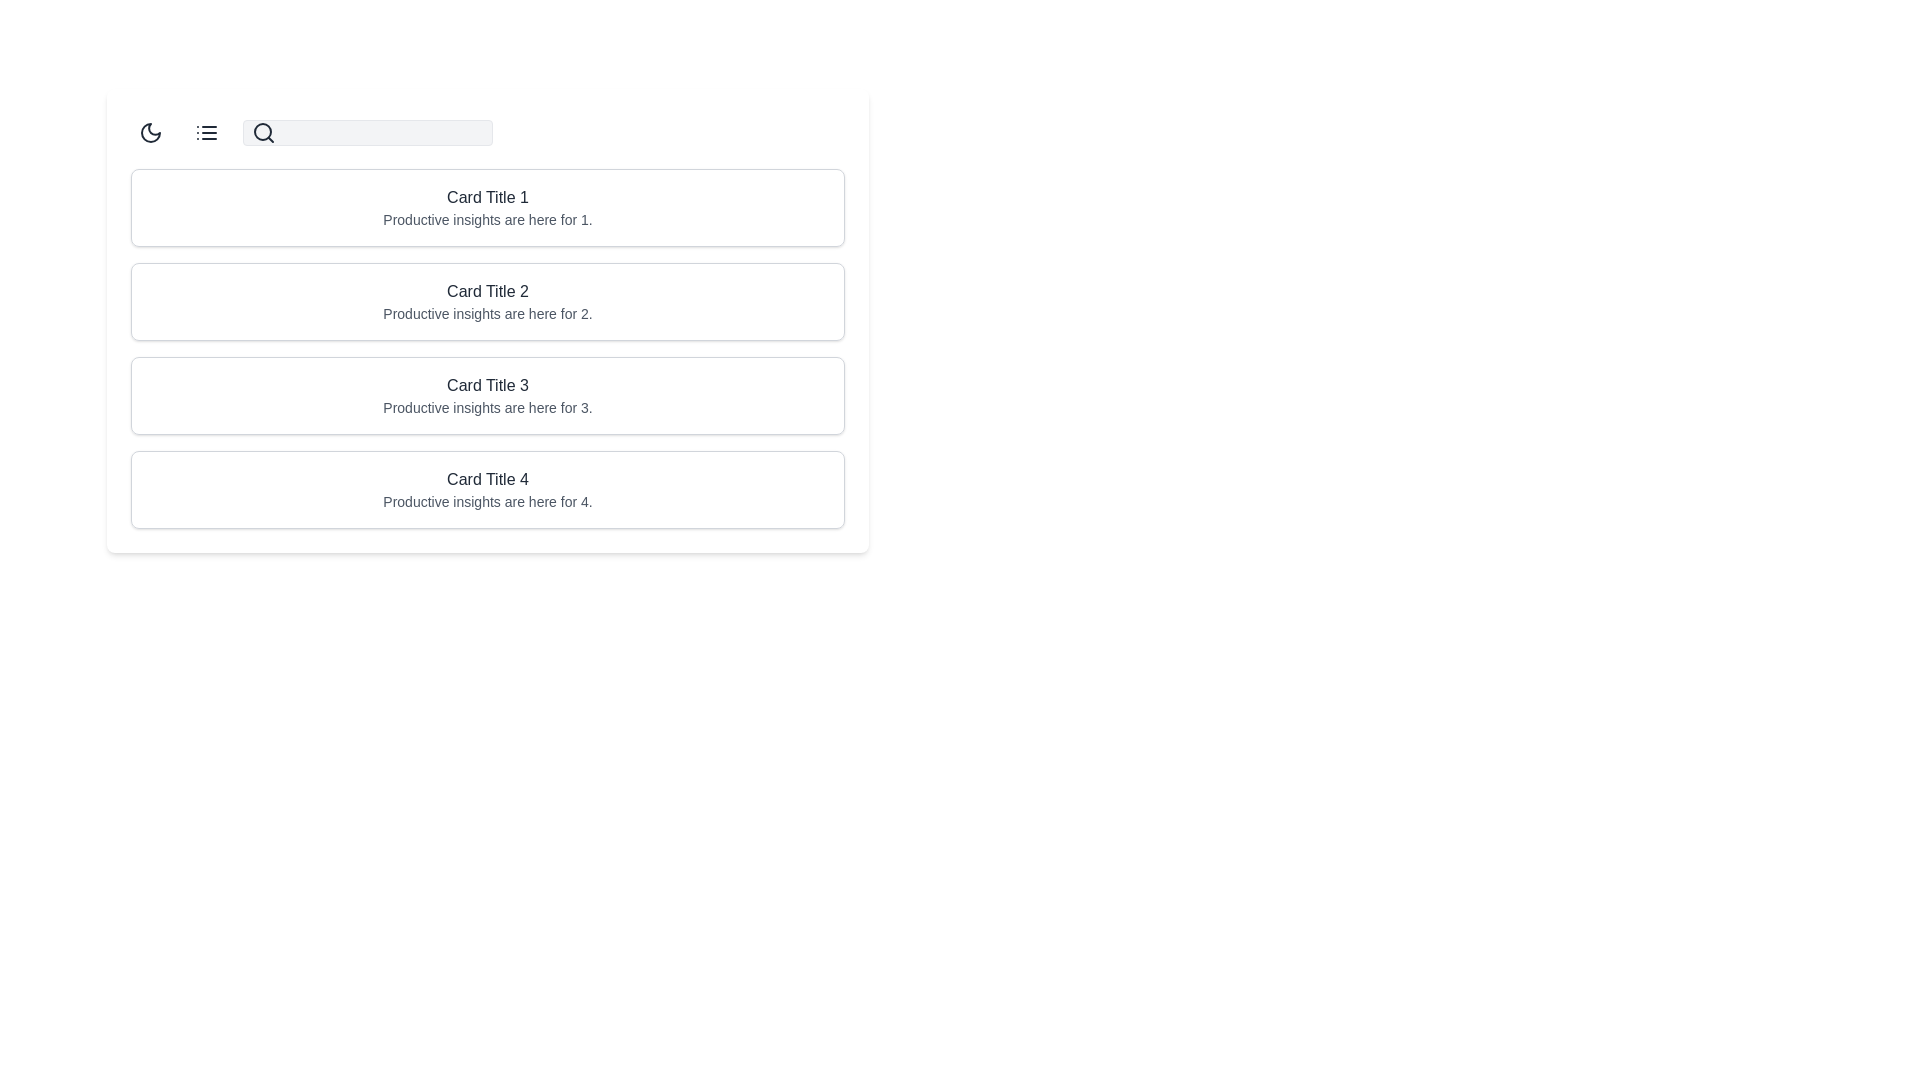 This screenshot has width=1920, height=1080. I want to click on the title text of the fourth card in the vertically arranged list, so click(488, 479).